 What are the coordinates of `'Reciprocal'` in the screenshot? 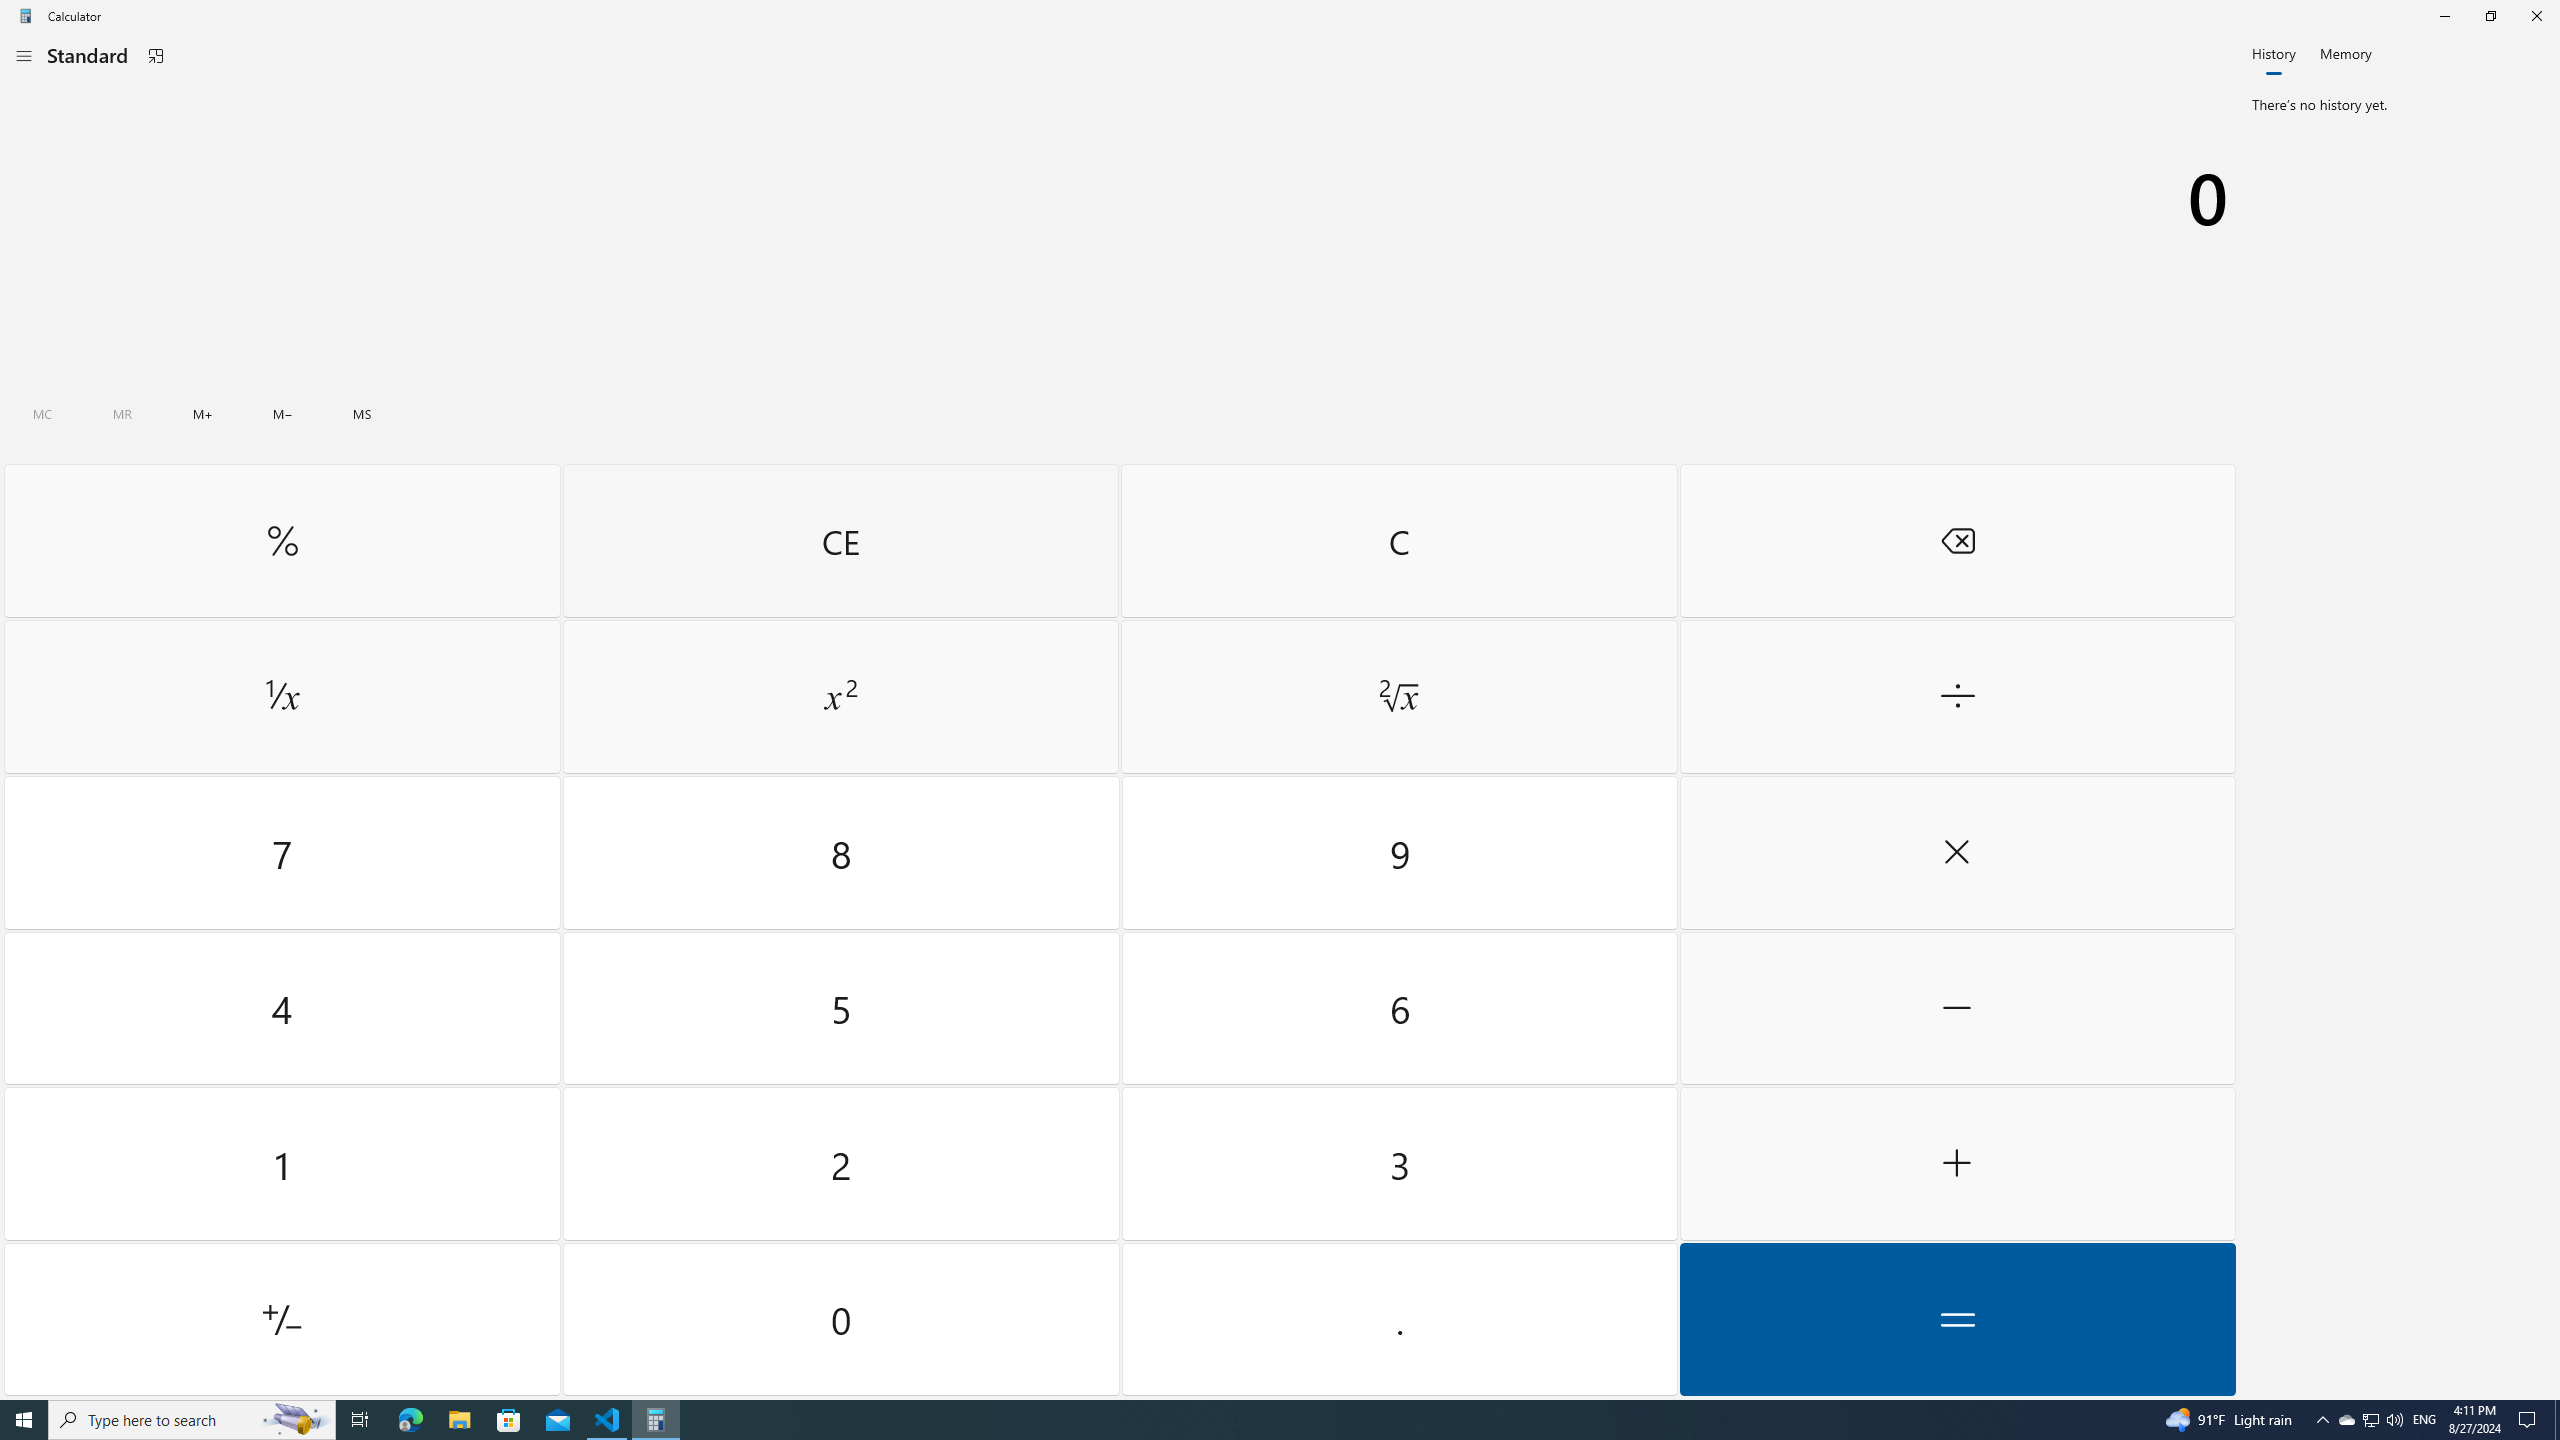 It's located at (281, 697).